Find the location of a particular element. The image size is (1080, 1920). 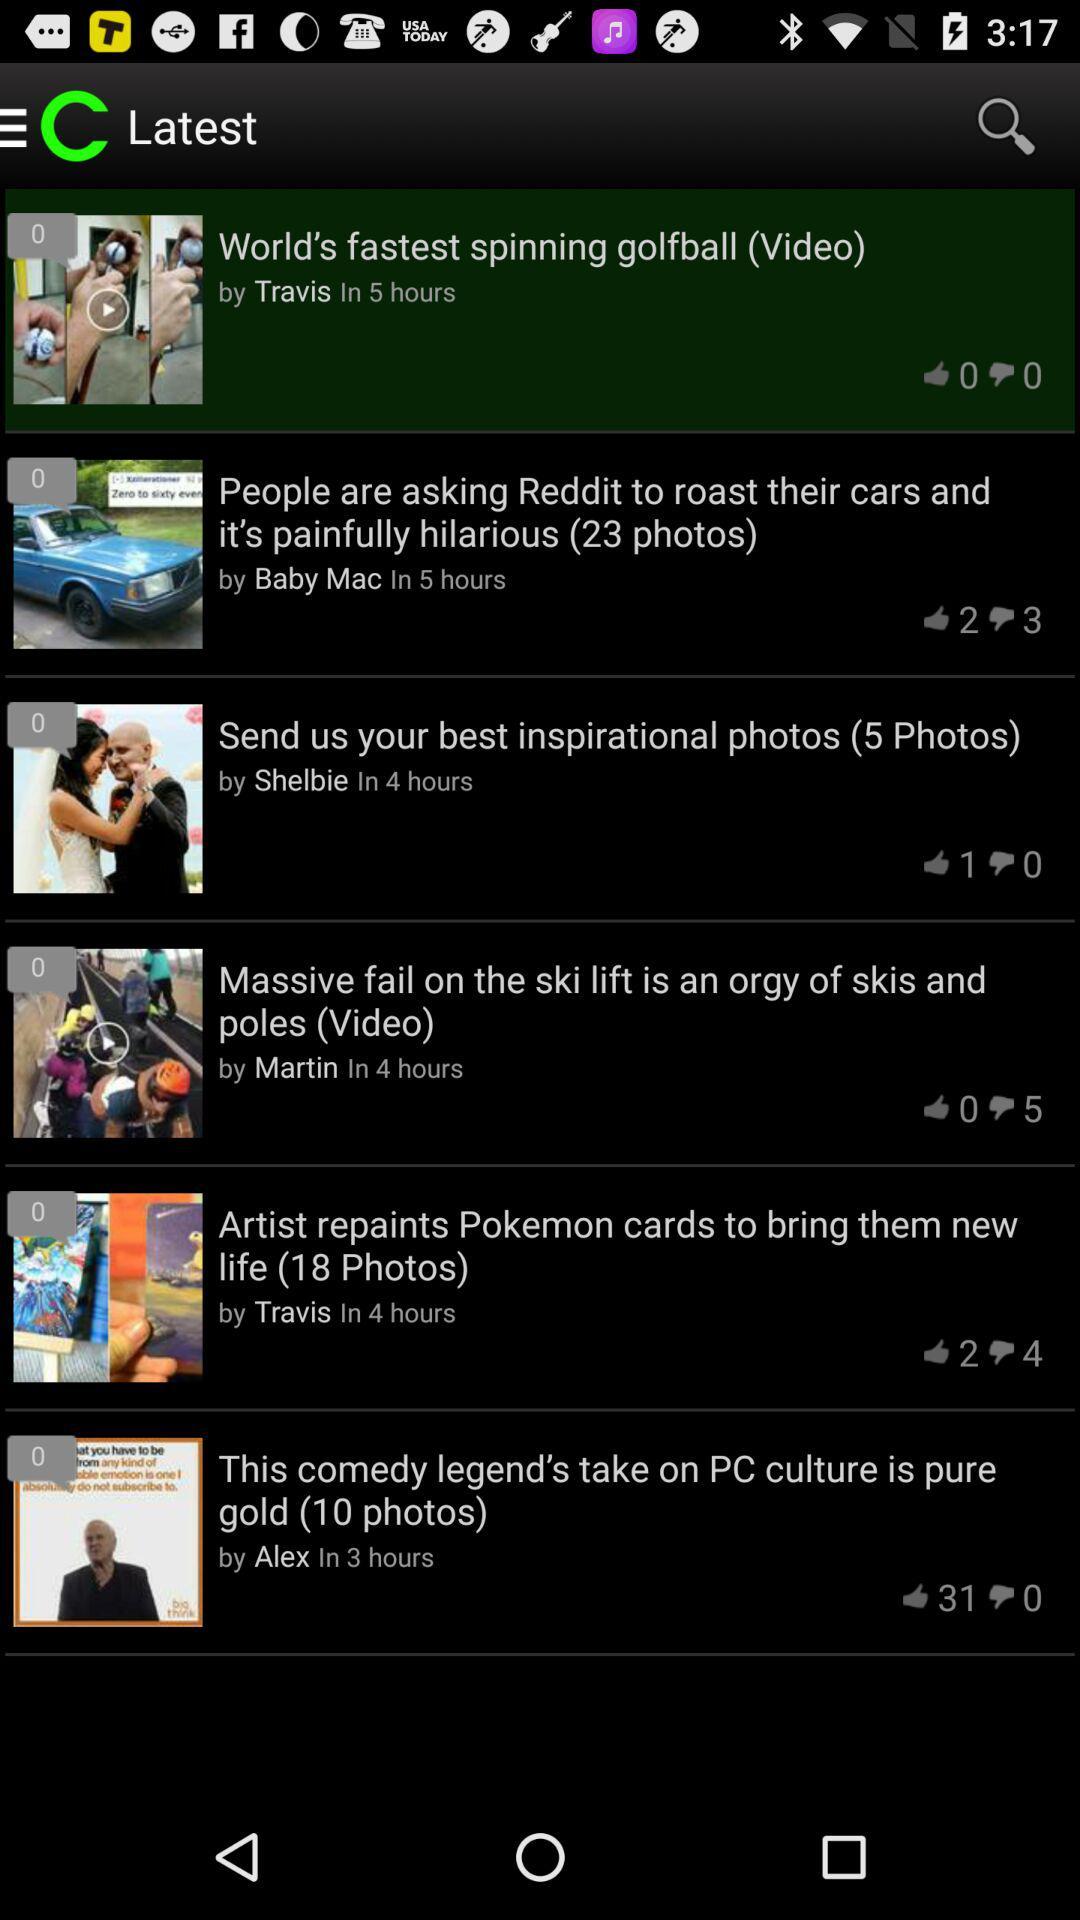

1 item is located at coordinates (967, 863).